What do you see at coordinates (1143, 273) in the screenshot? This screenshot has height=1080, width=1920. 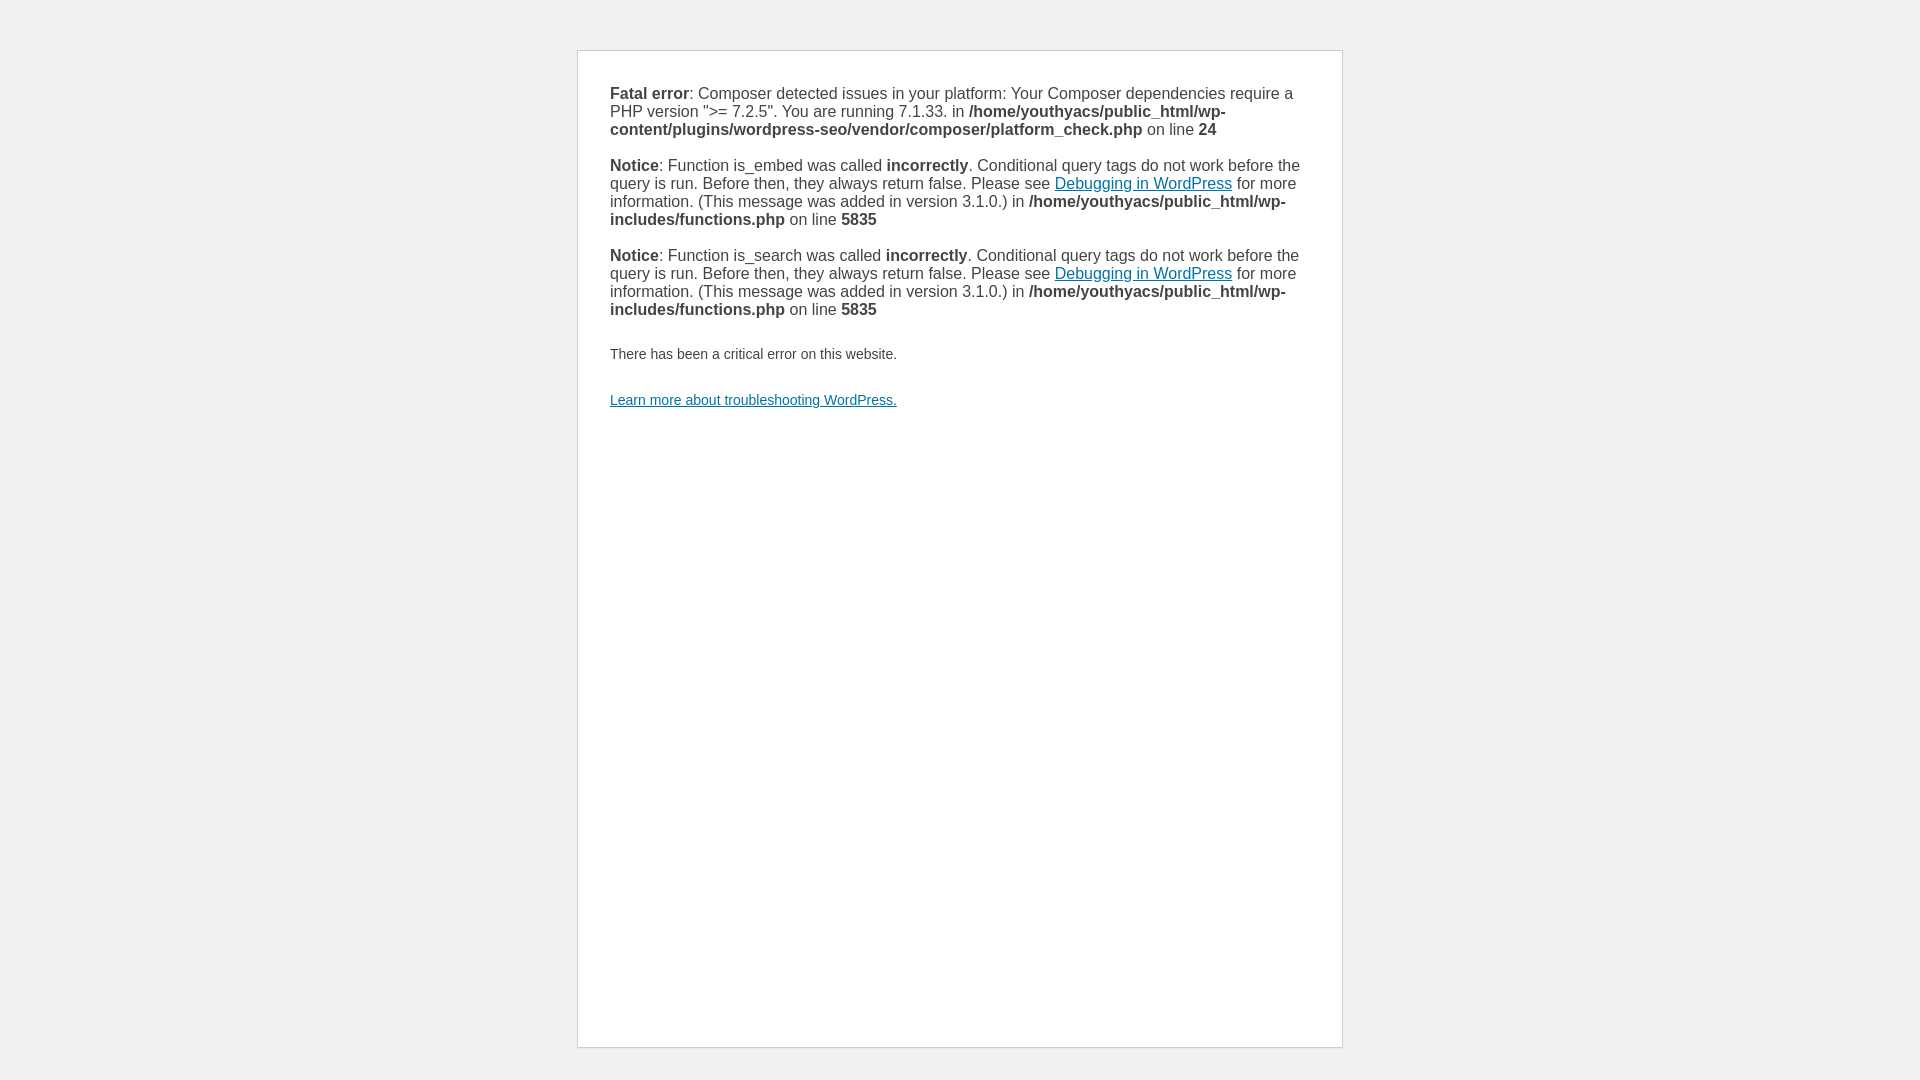 I see `'Debugging in WordPress'` at bounding box center [1143, 273].